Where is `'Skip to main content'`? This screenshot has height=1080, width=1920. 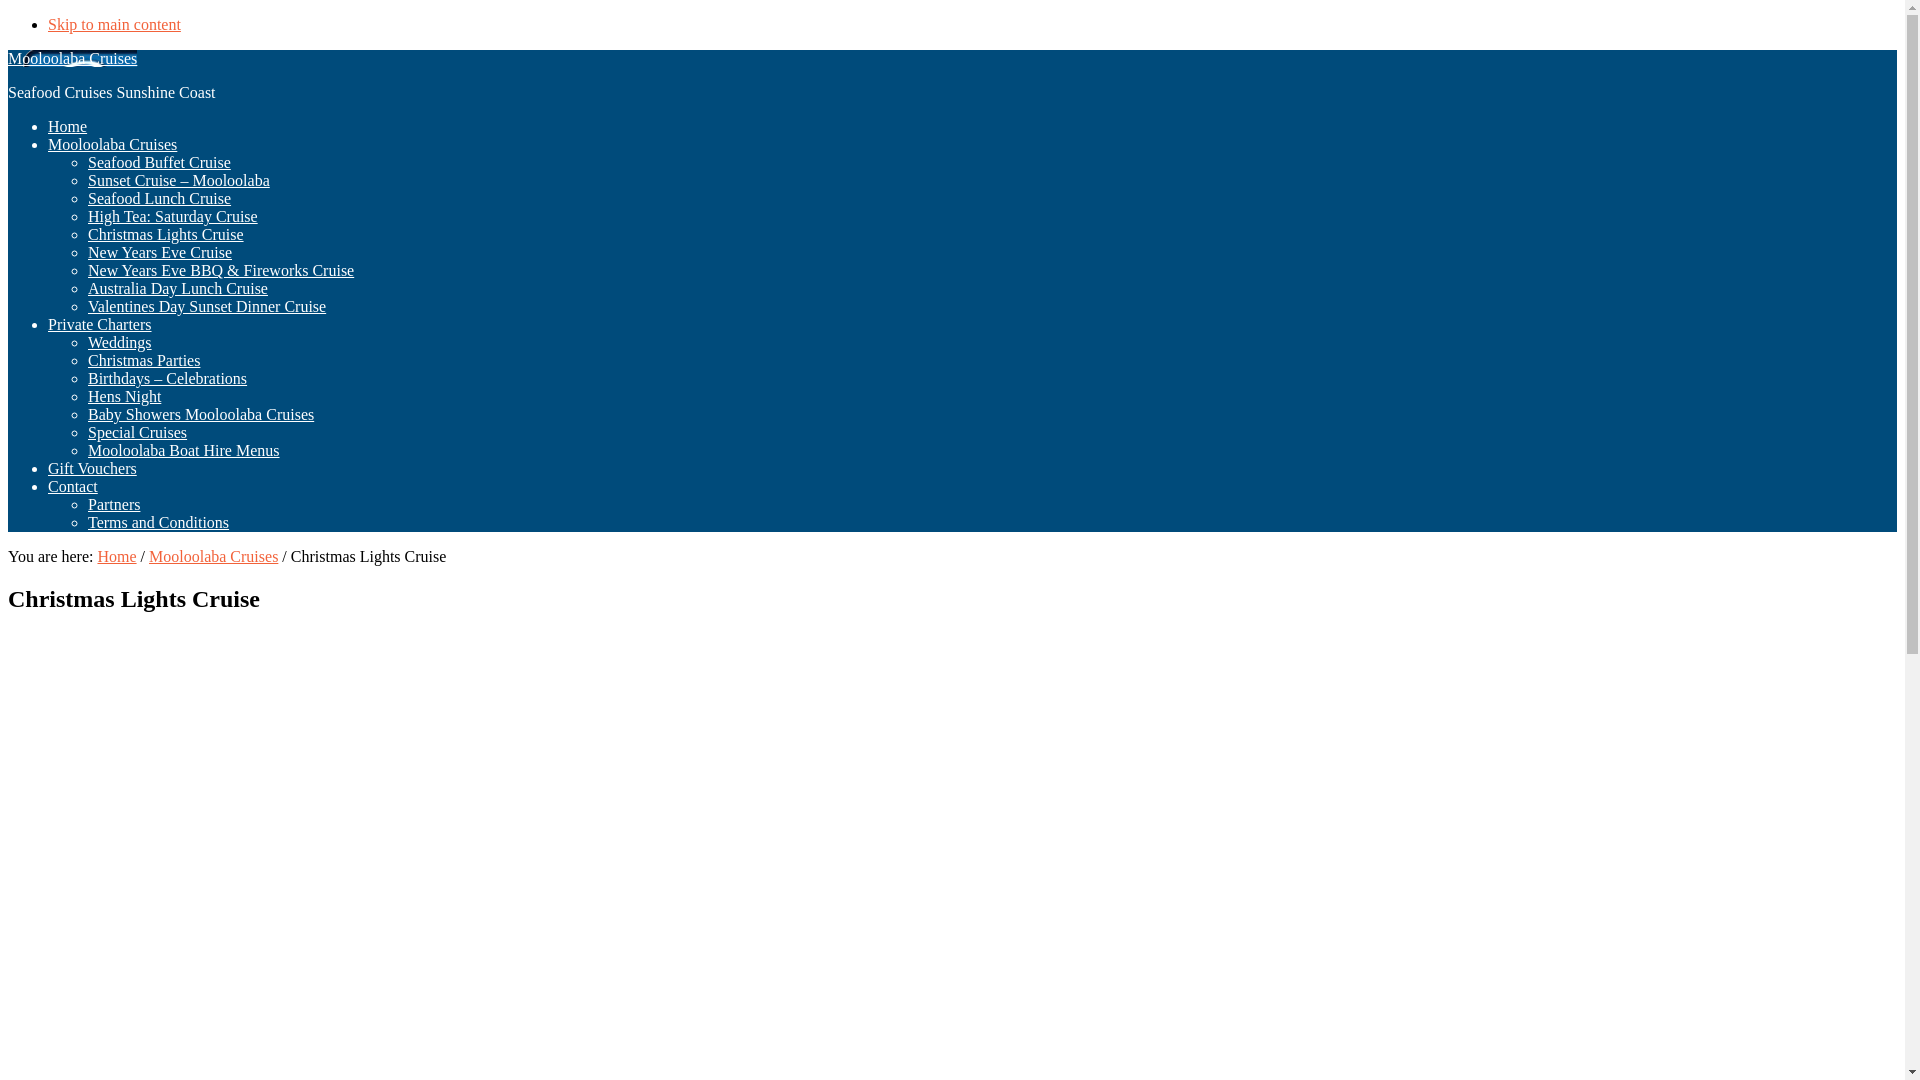
'Skip to main content' is located at coordinates (48, 24).